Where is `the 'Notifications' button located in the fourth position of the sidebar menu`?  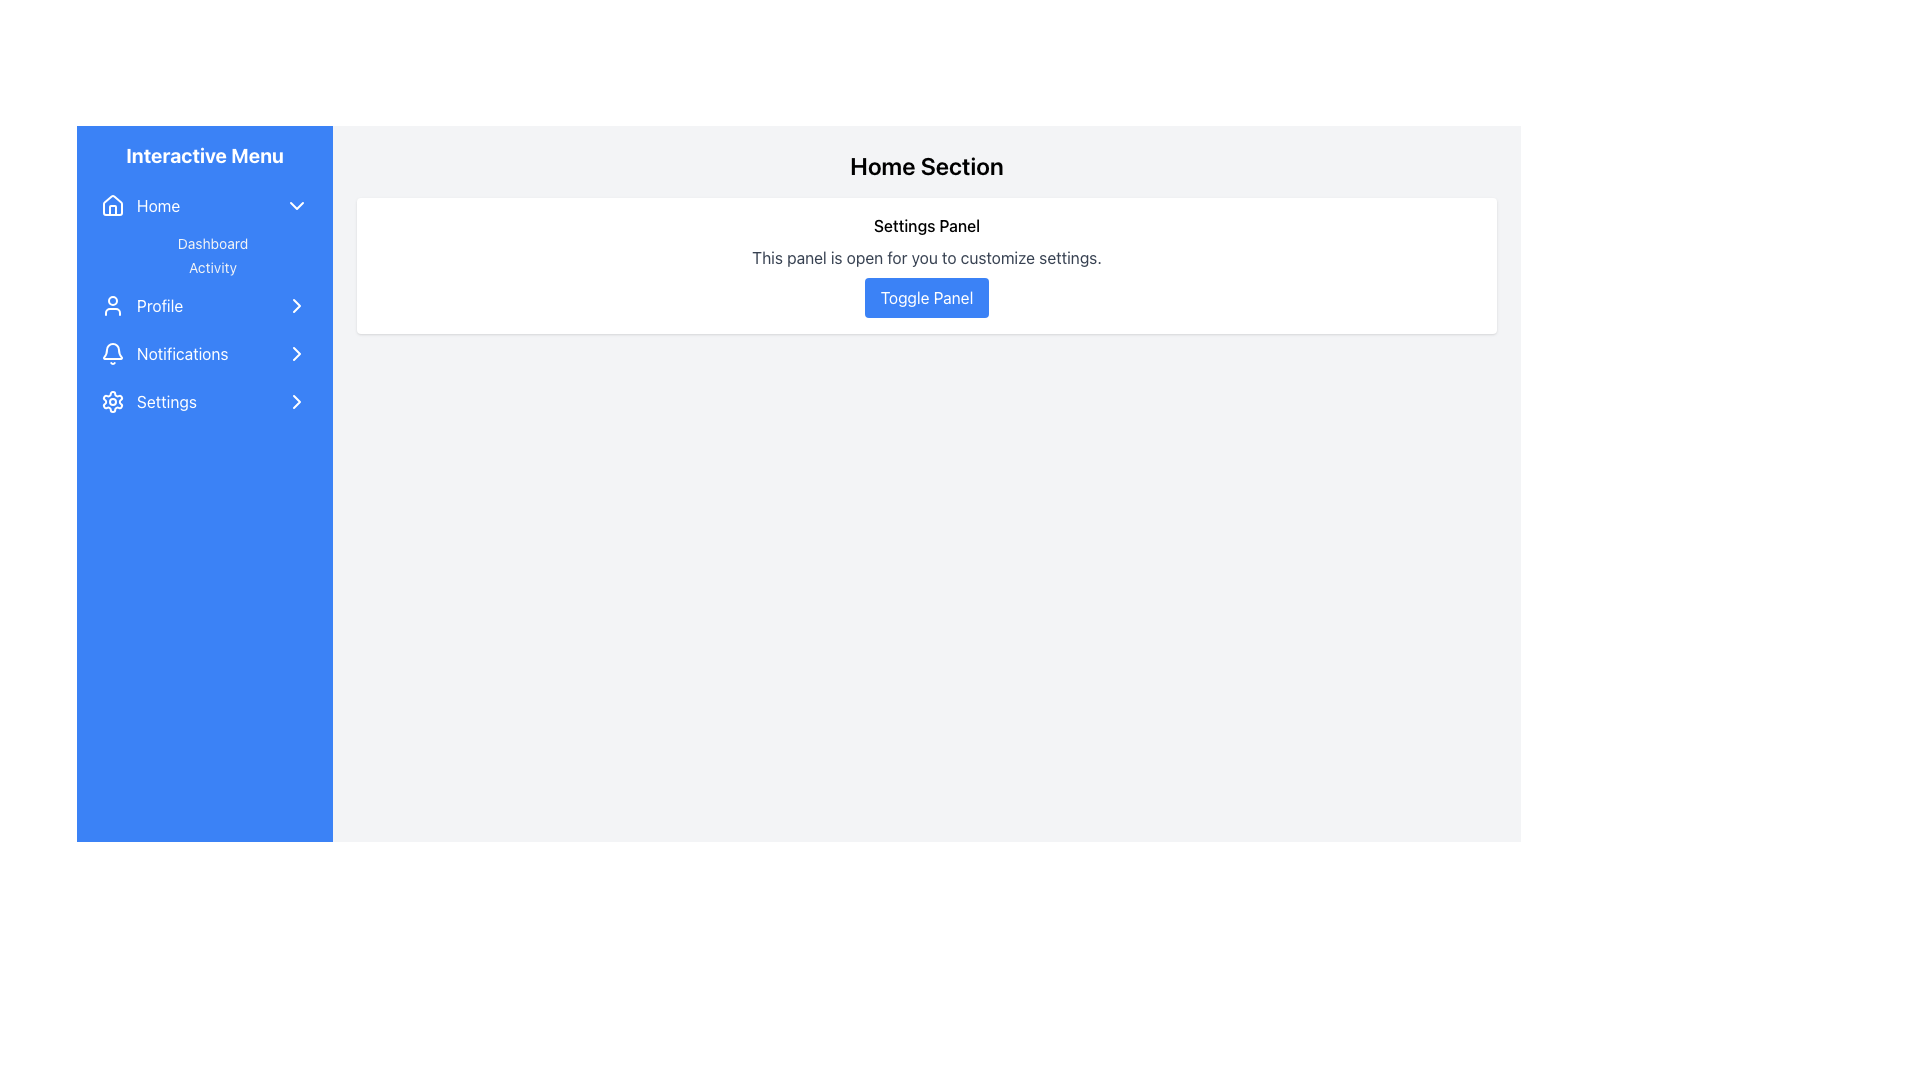
the 'Notifications' button located in the fourth position of the sidebar menu is located at coordinates (205, 353).